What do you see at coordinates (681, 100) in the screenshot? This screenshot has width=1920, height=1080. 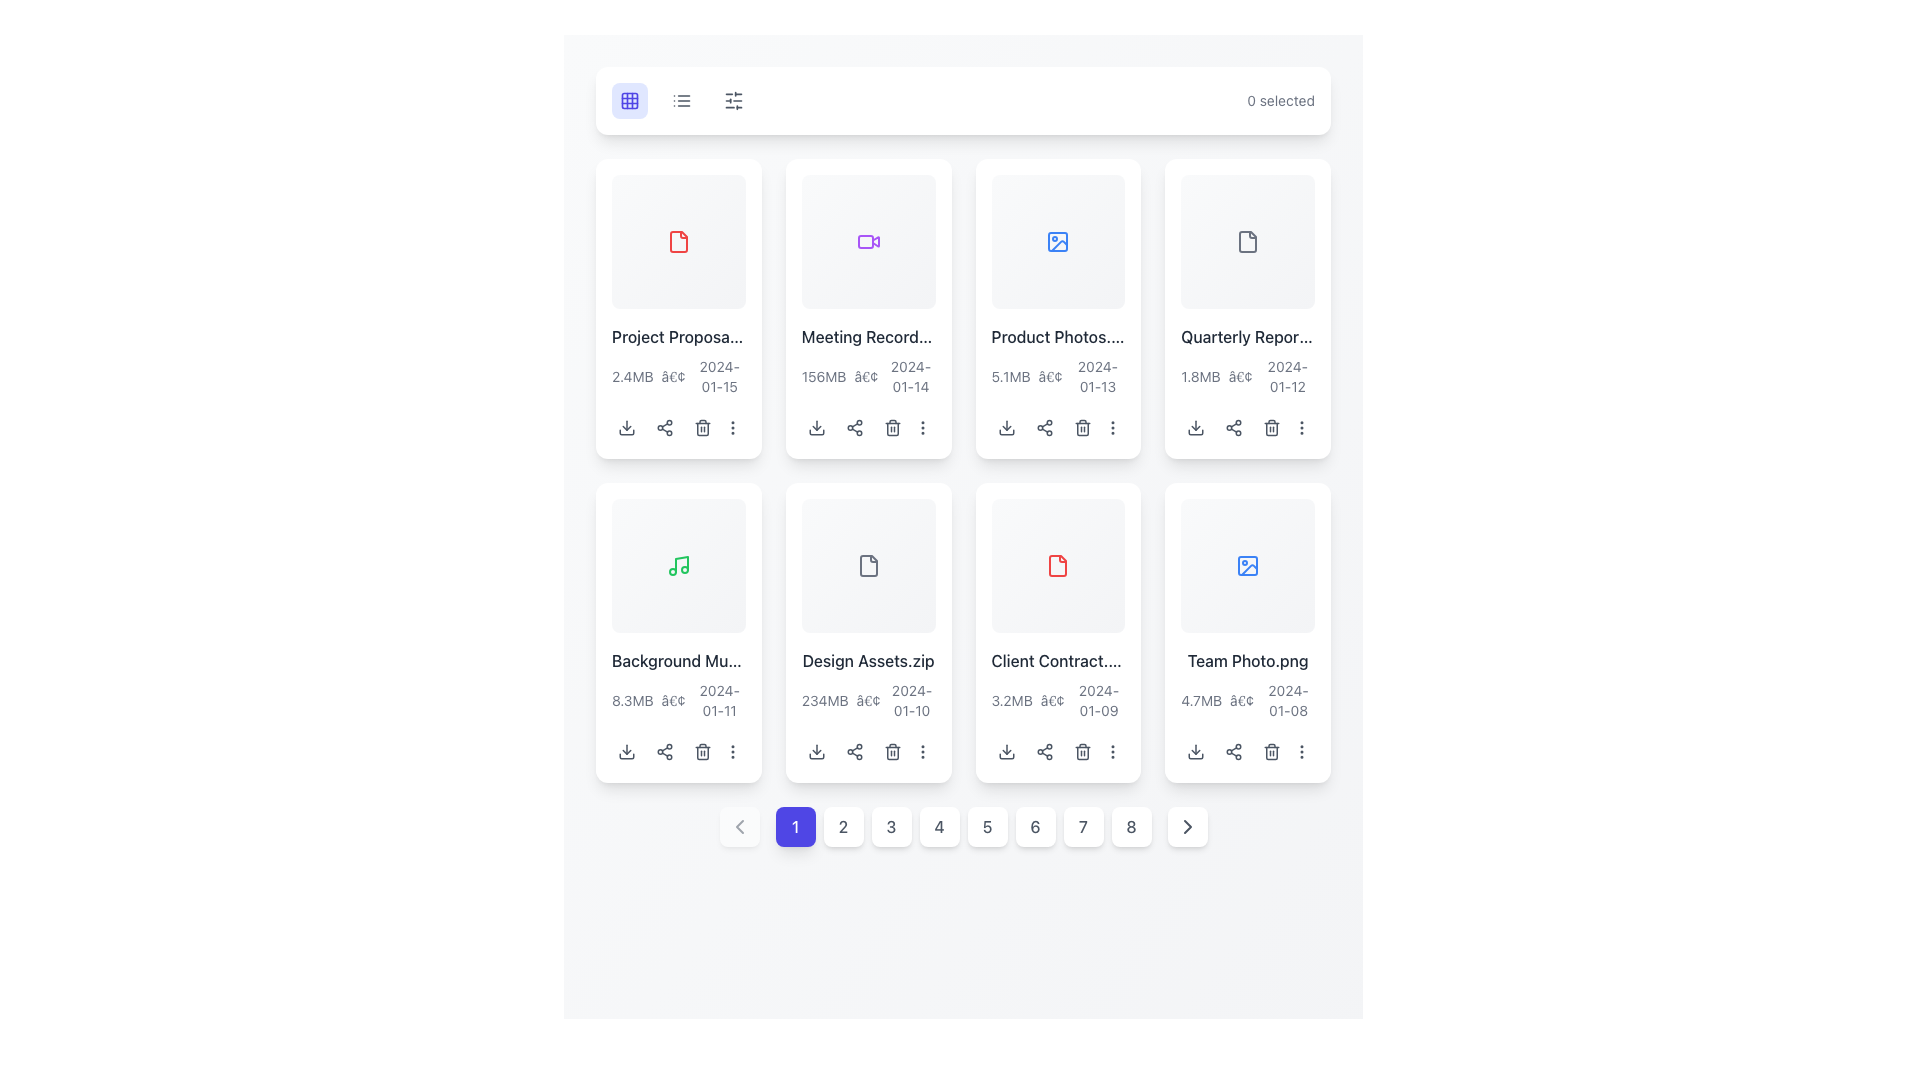 I see `the small list icon in the top navigation bar` at bounding box center [681, 100].